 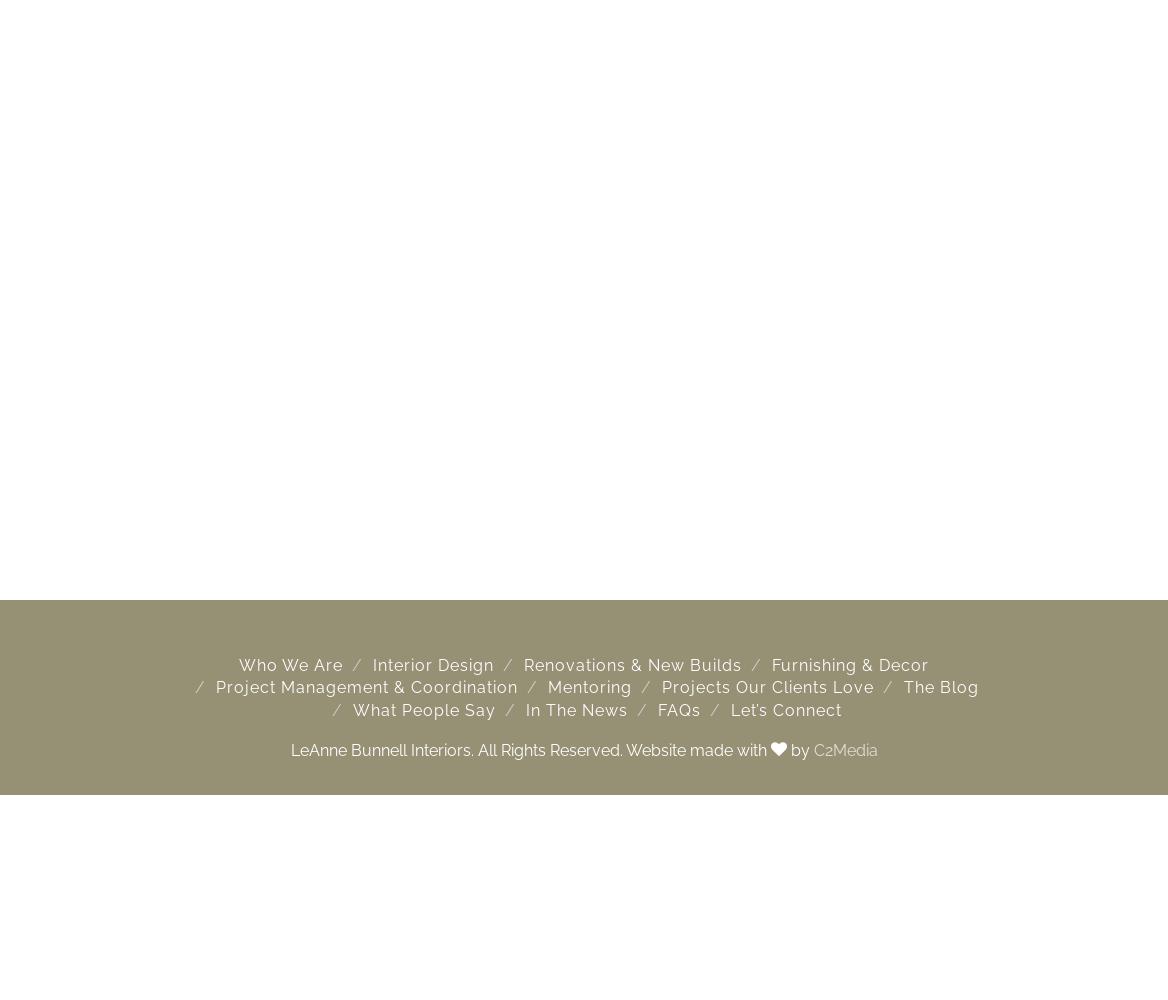 What do you see at coordinates (371, 665) in the screenshot?
I see `'Interior Design'` at bounding box center [371, 665].